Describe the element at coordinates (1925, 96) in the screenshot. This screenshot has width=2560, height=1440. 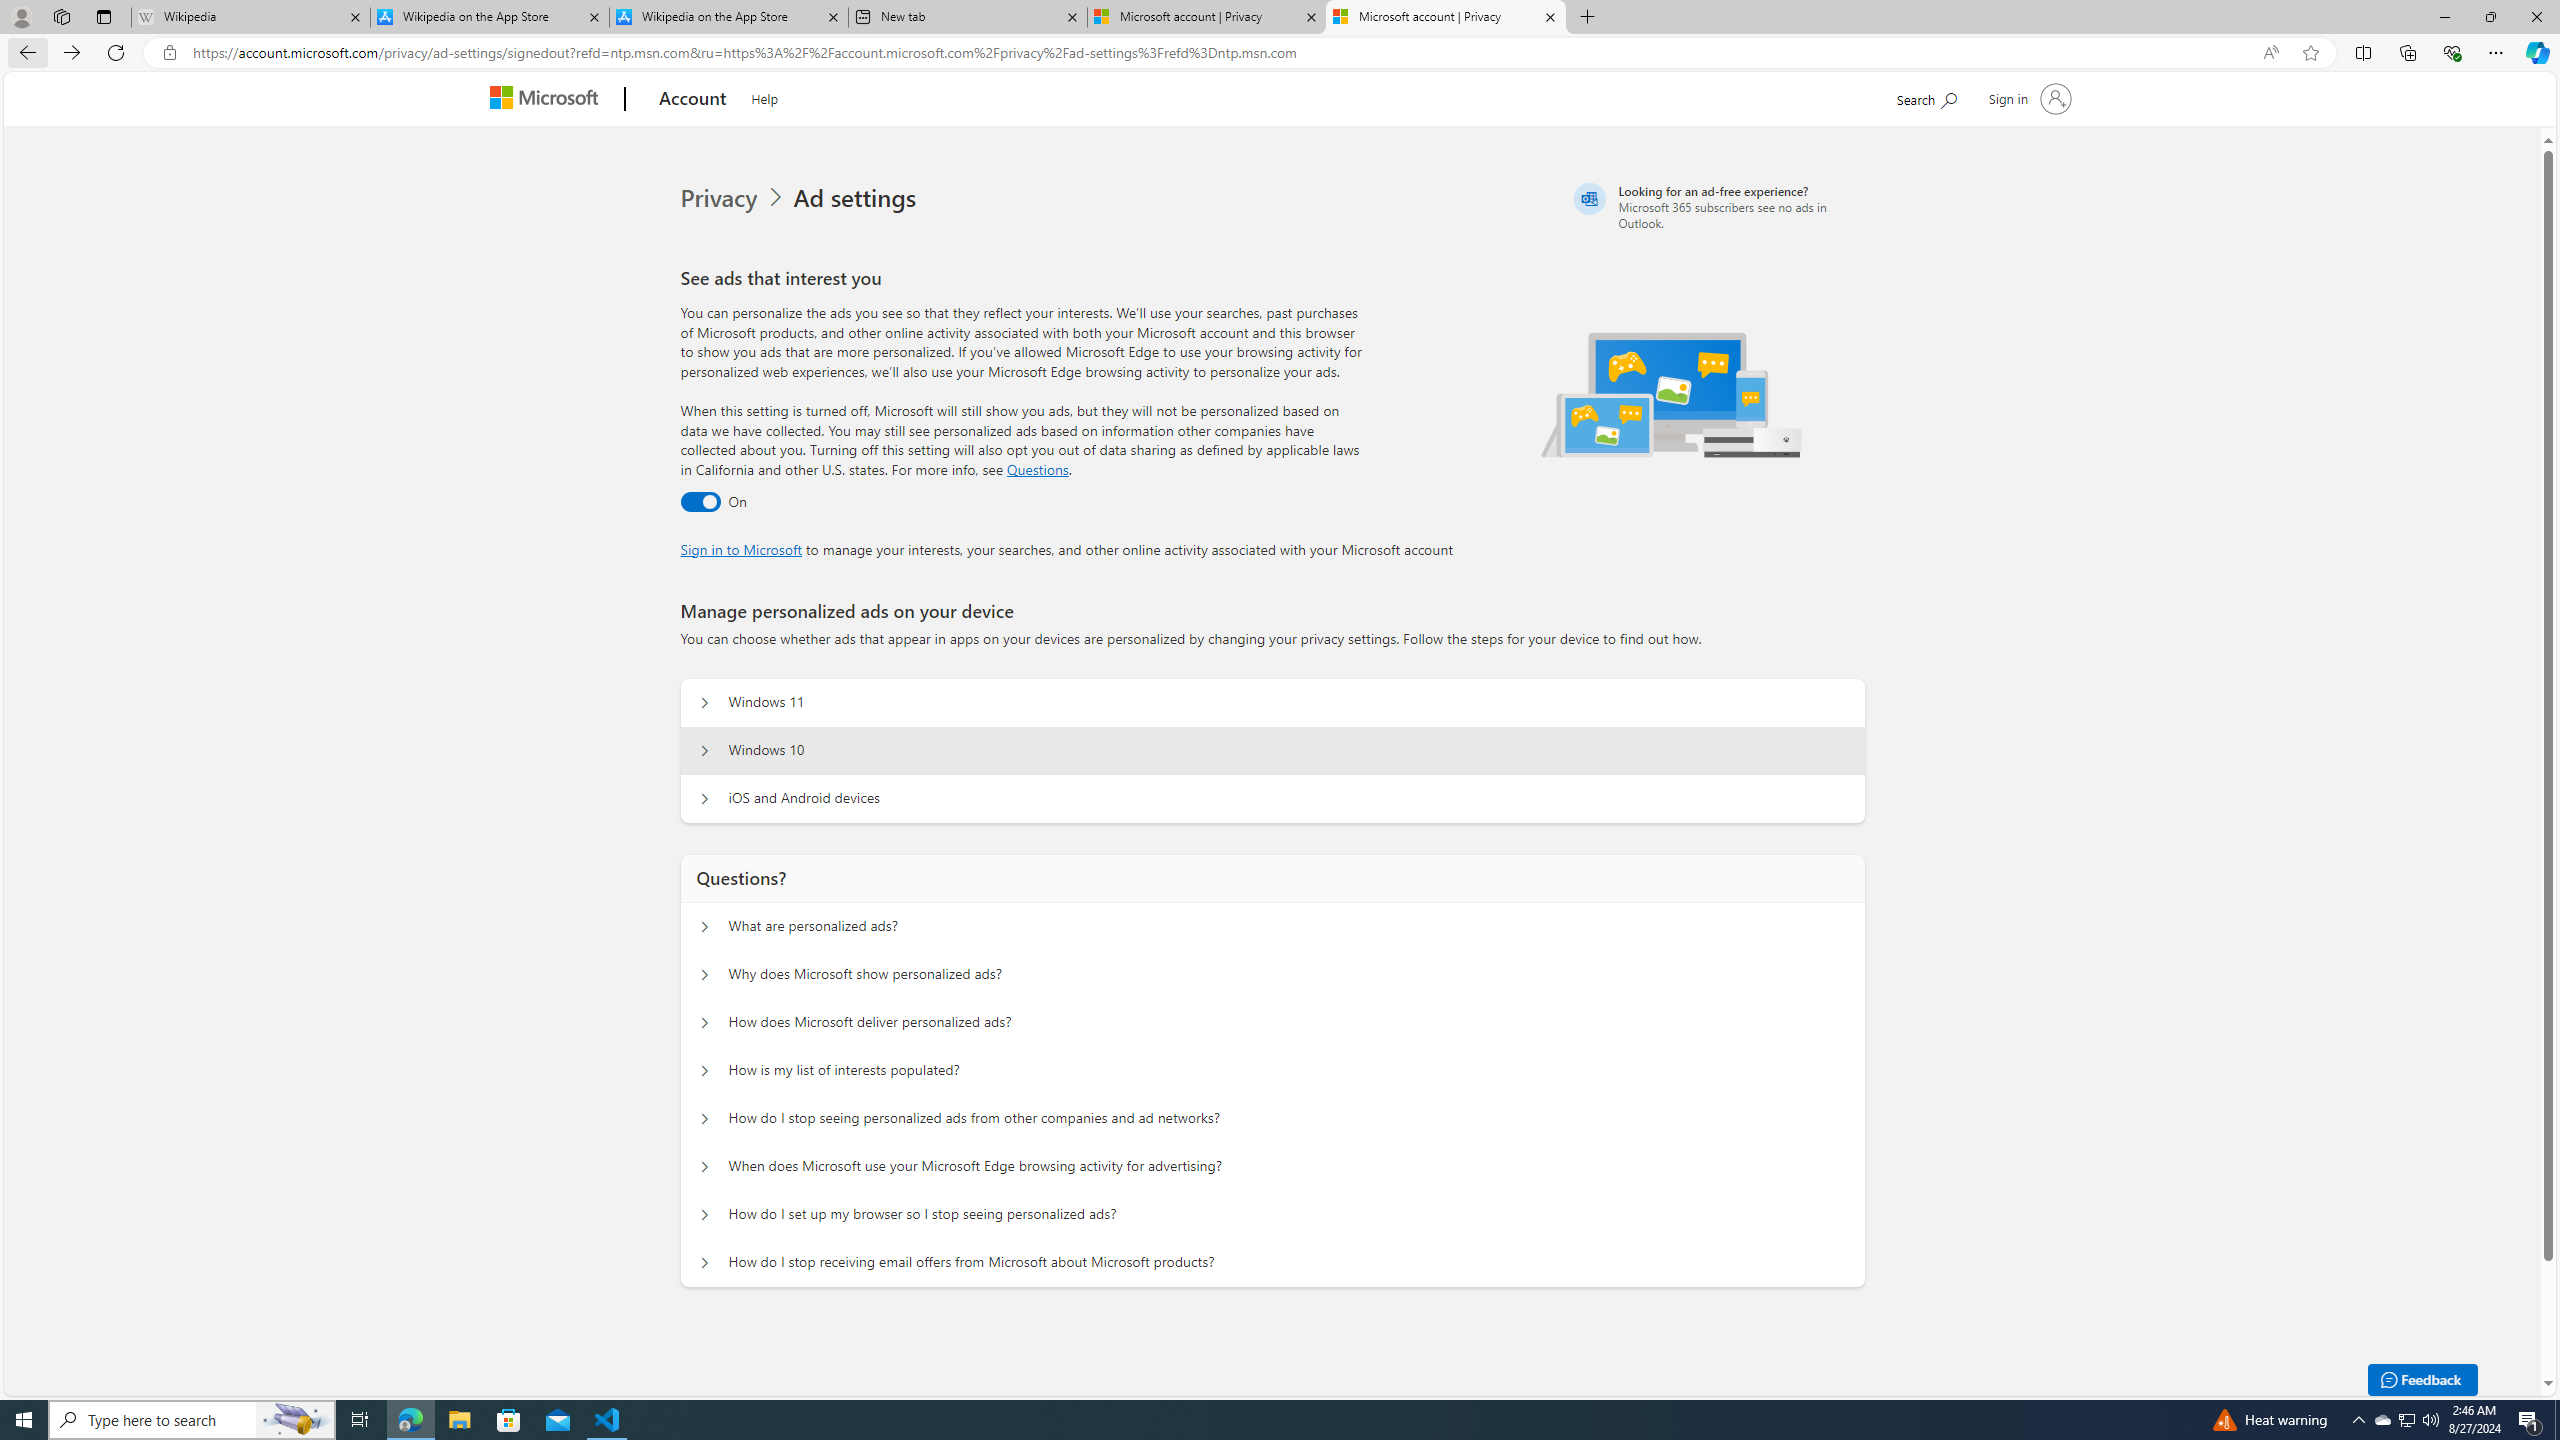
I see `'Search Microsoft.com'` at that location.